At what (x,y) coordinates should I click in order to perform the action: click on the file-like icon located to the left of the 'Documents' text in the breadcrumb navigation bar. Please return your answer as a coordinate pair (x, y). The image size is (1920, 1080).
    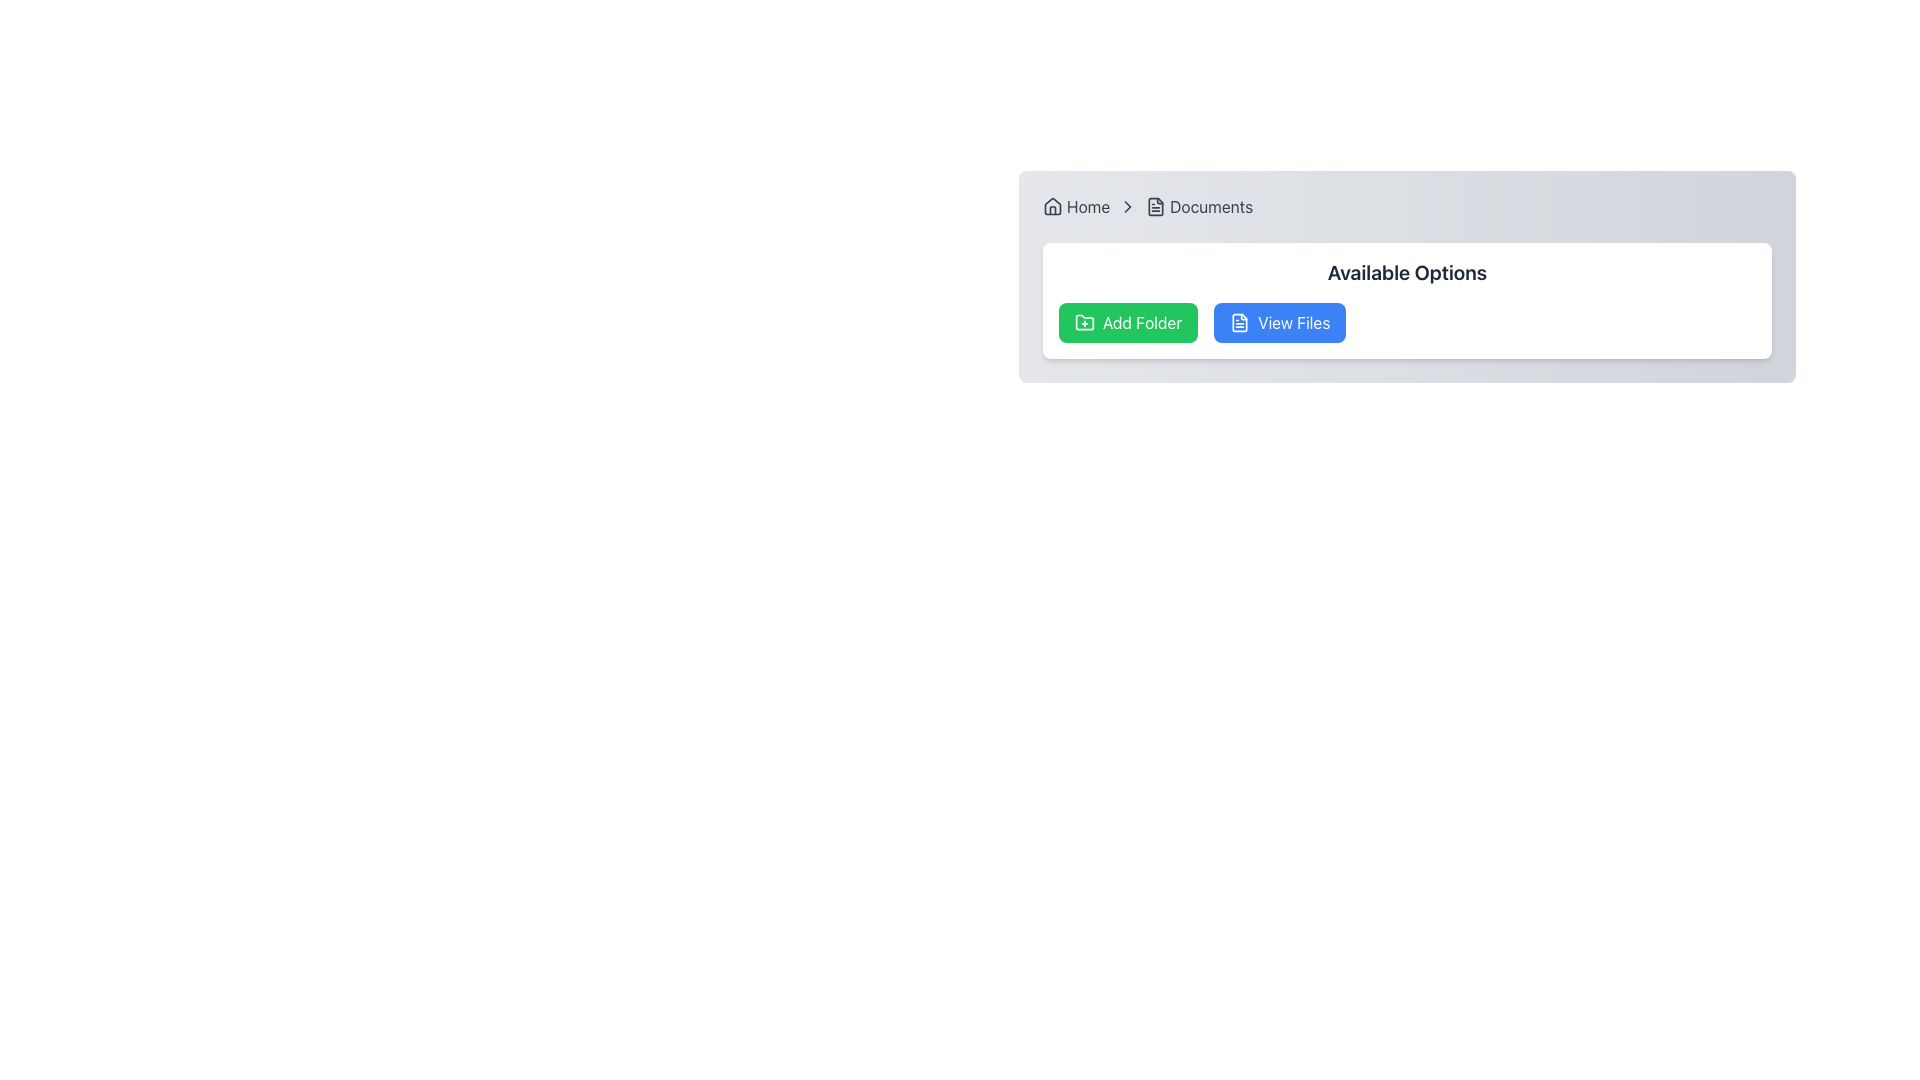
    Looking at the image, I should click on (1156, 207).